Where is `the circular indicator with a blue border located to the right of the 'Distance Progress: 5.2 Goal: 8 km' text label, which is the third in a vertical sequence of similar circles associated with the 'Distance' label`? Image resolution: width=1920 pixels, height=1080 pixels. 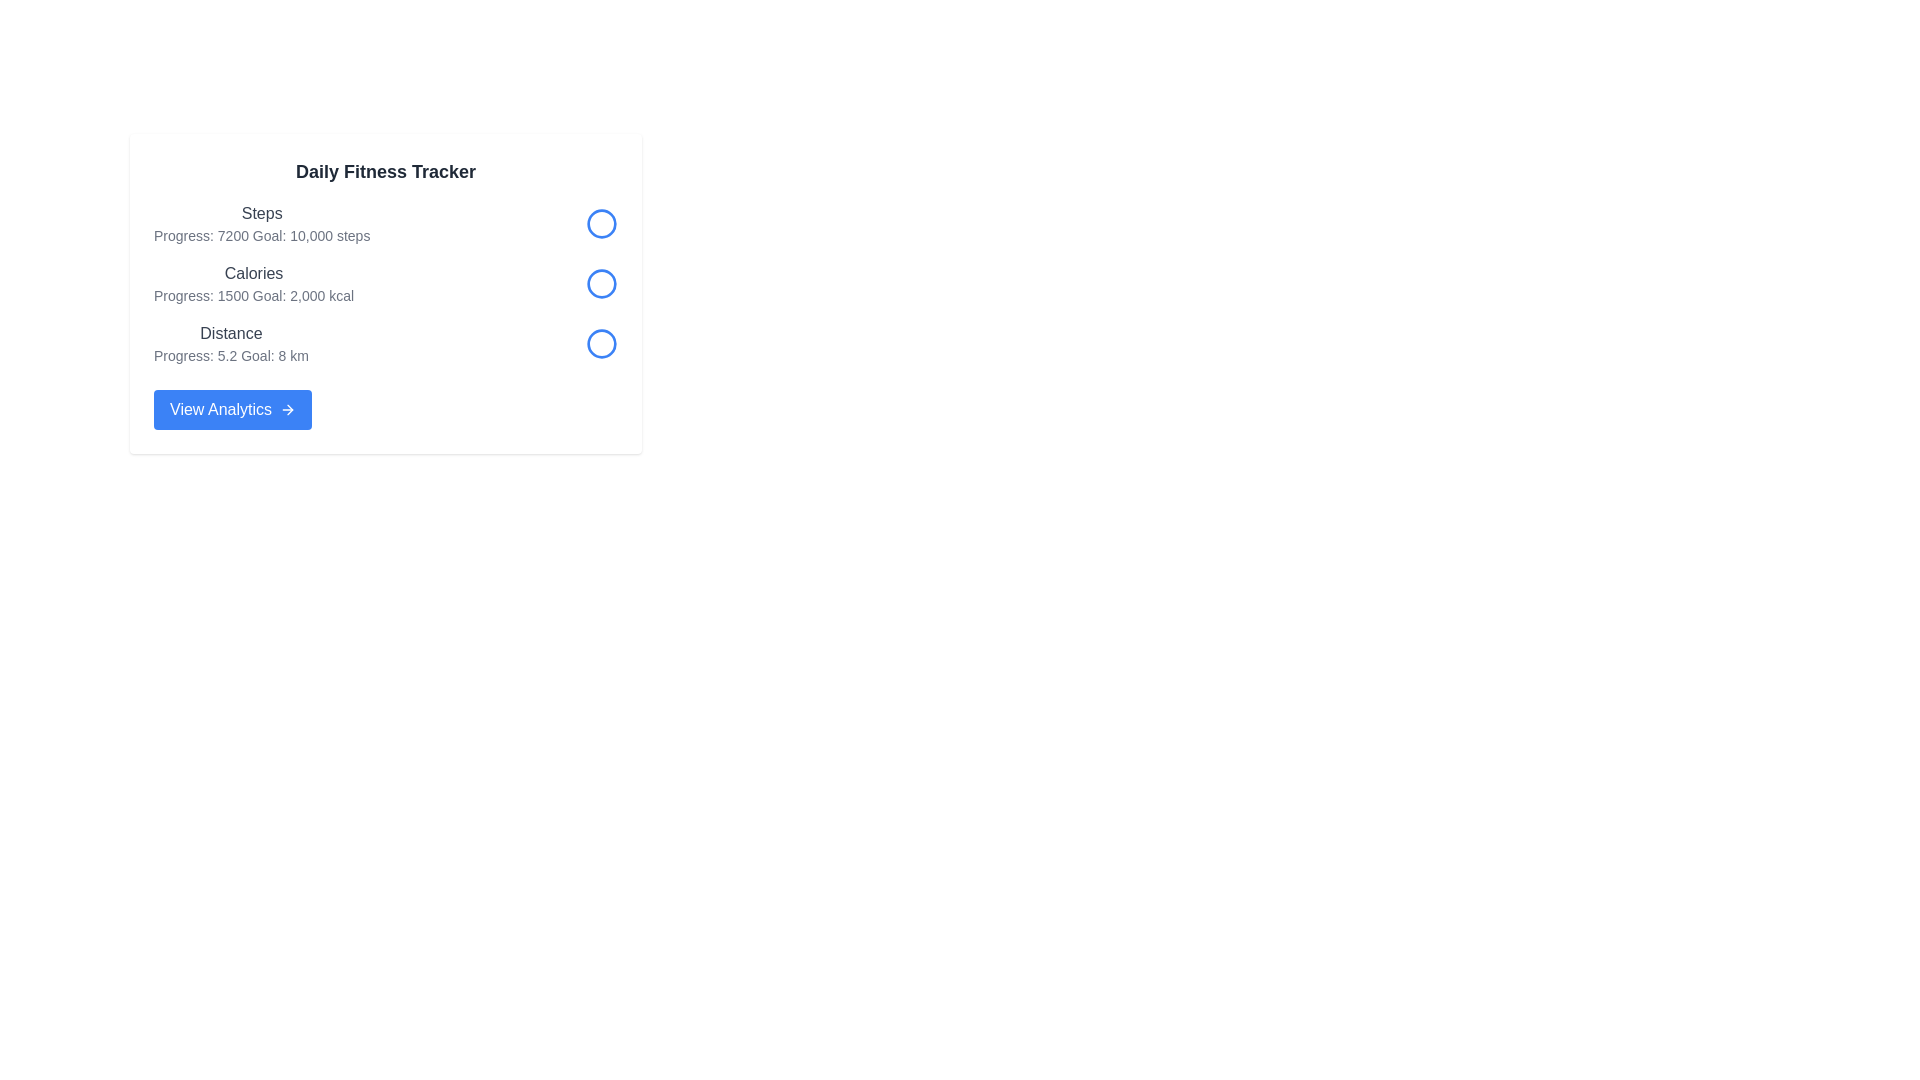
the circular indicator with a blue border located to the right of the 'Distance Progress: 5.2 Goal: 8 km' text label, which is the third in a vertical sequence of similar circles associated with the 'Distance' label is located at coordinates (600, 342).